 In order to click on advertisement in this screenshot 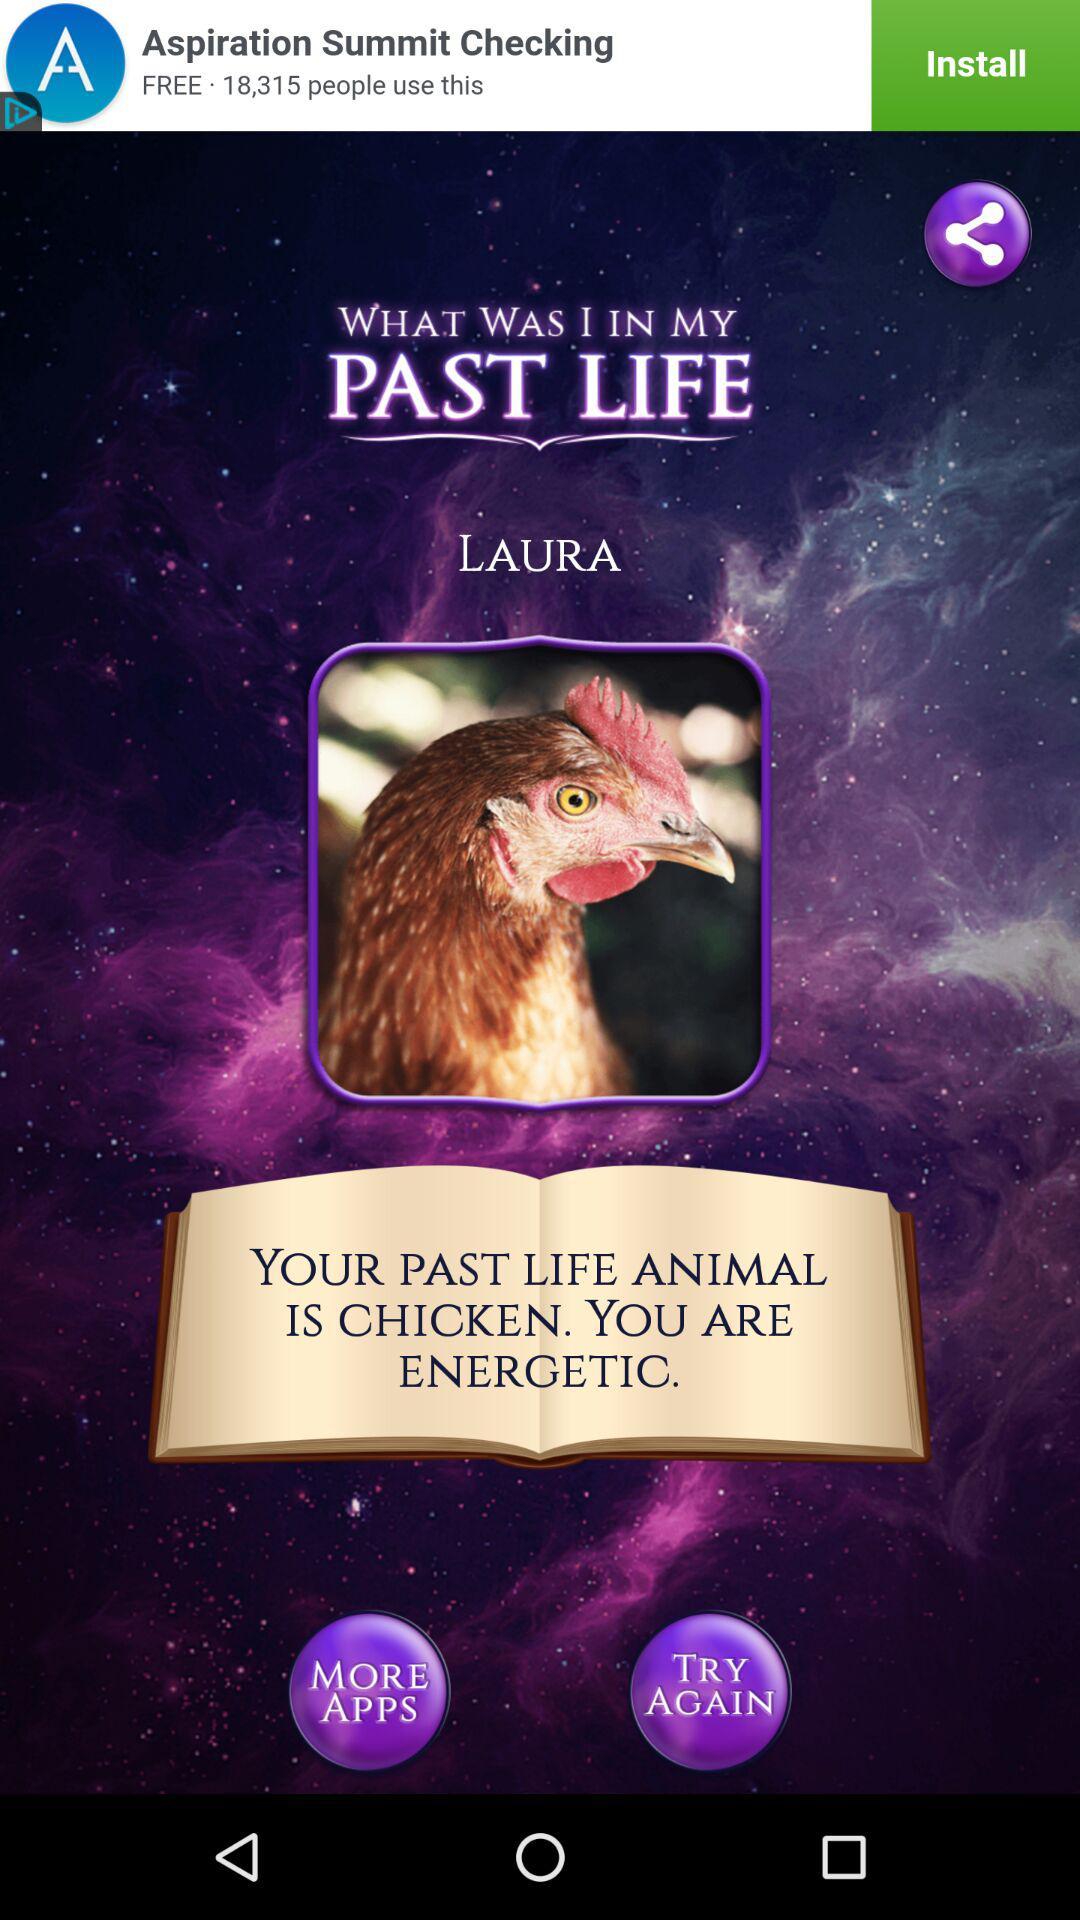, I will do `click(540, 65)`.